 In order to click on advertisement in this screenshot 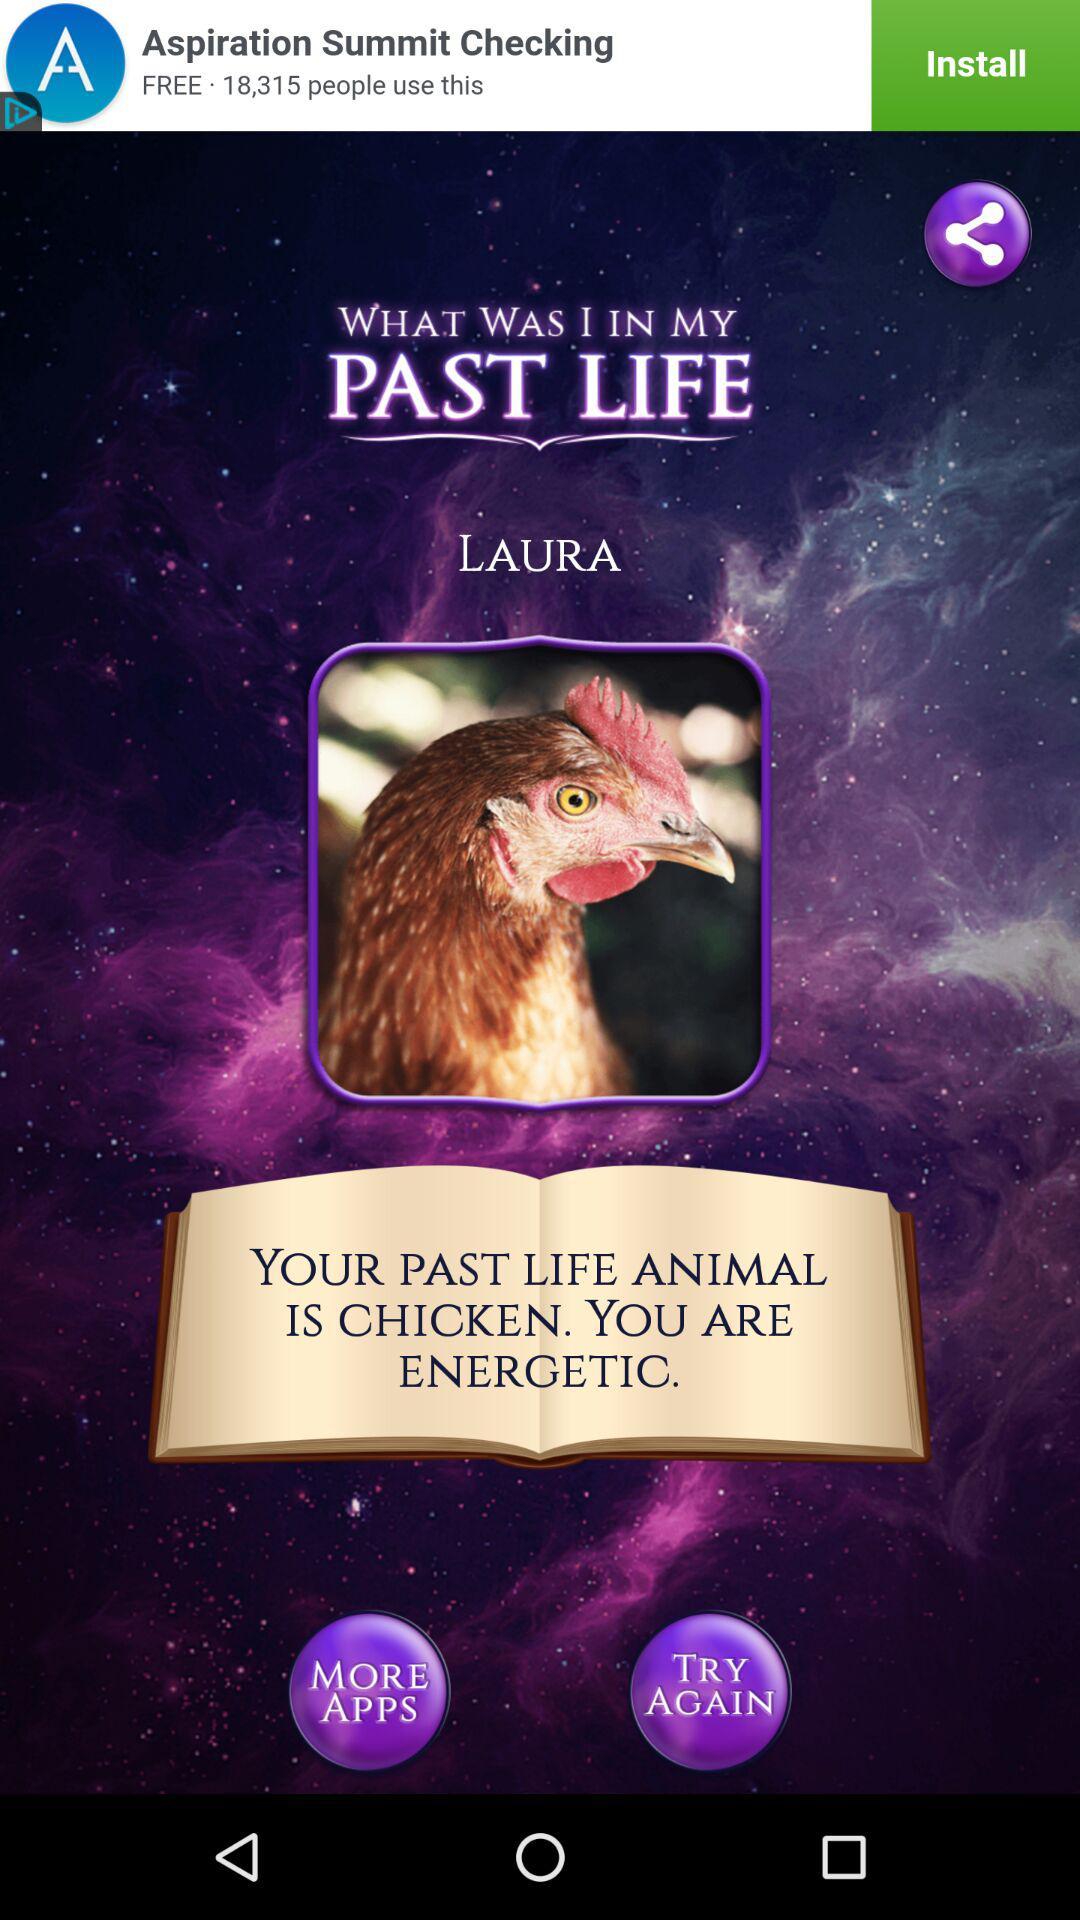, I will do `click(540, 65)`.